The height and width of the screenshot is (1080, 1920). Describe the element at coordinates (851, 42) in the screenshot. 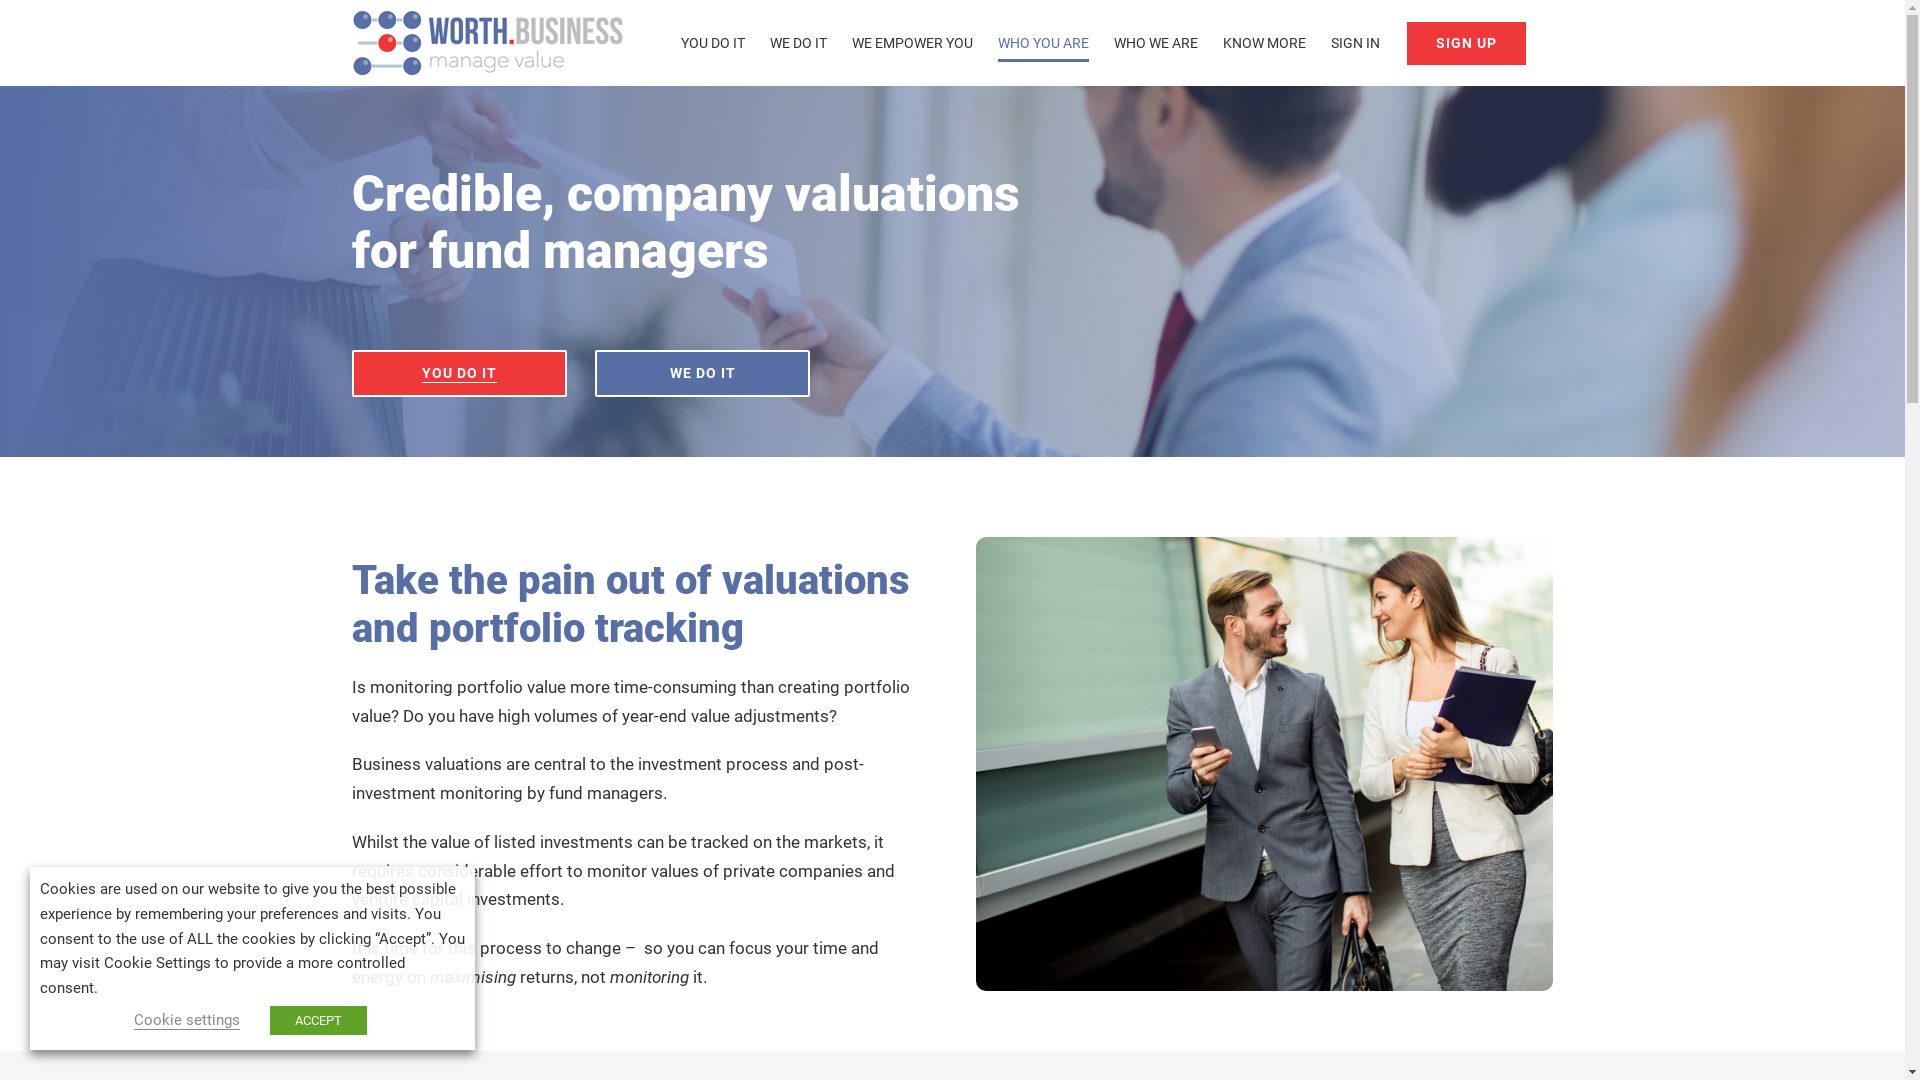

I see `'WE EMPOWER YOU'` at that location.